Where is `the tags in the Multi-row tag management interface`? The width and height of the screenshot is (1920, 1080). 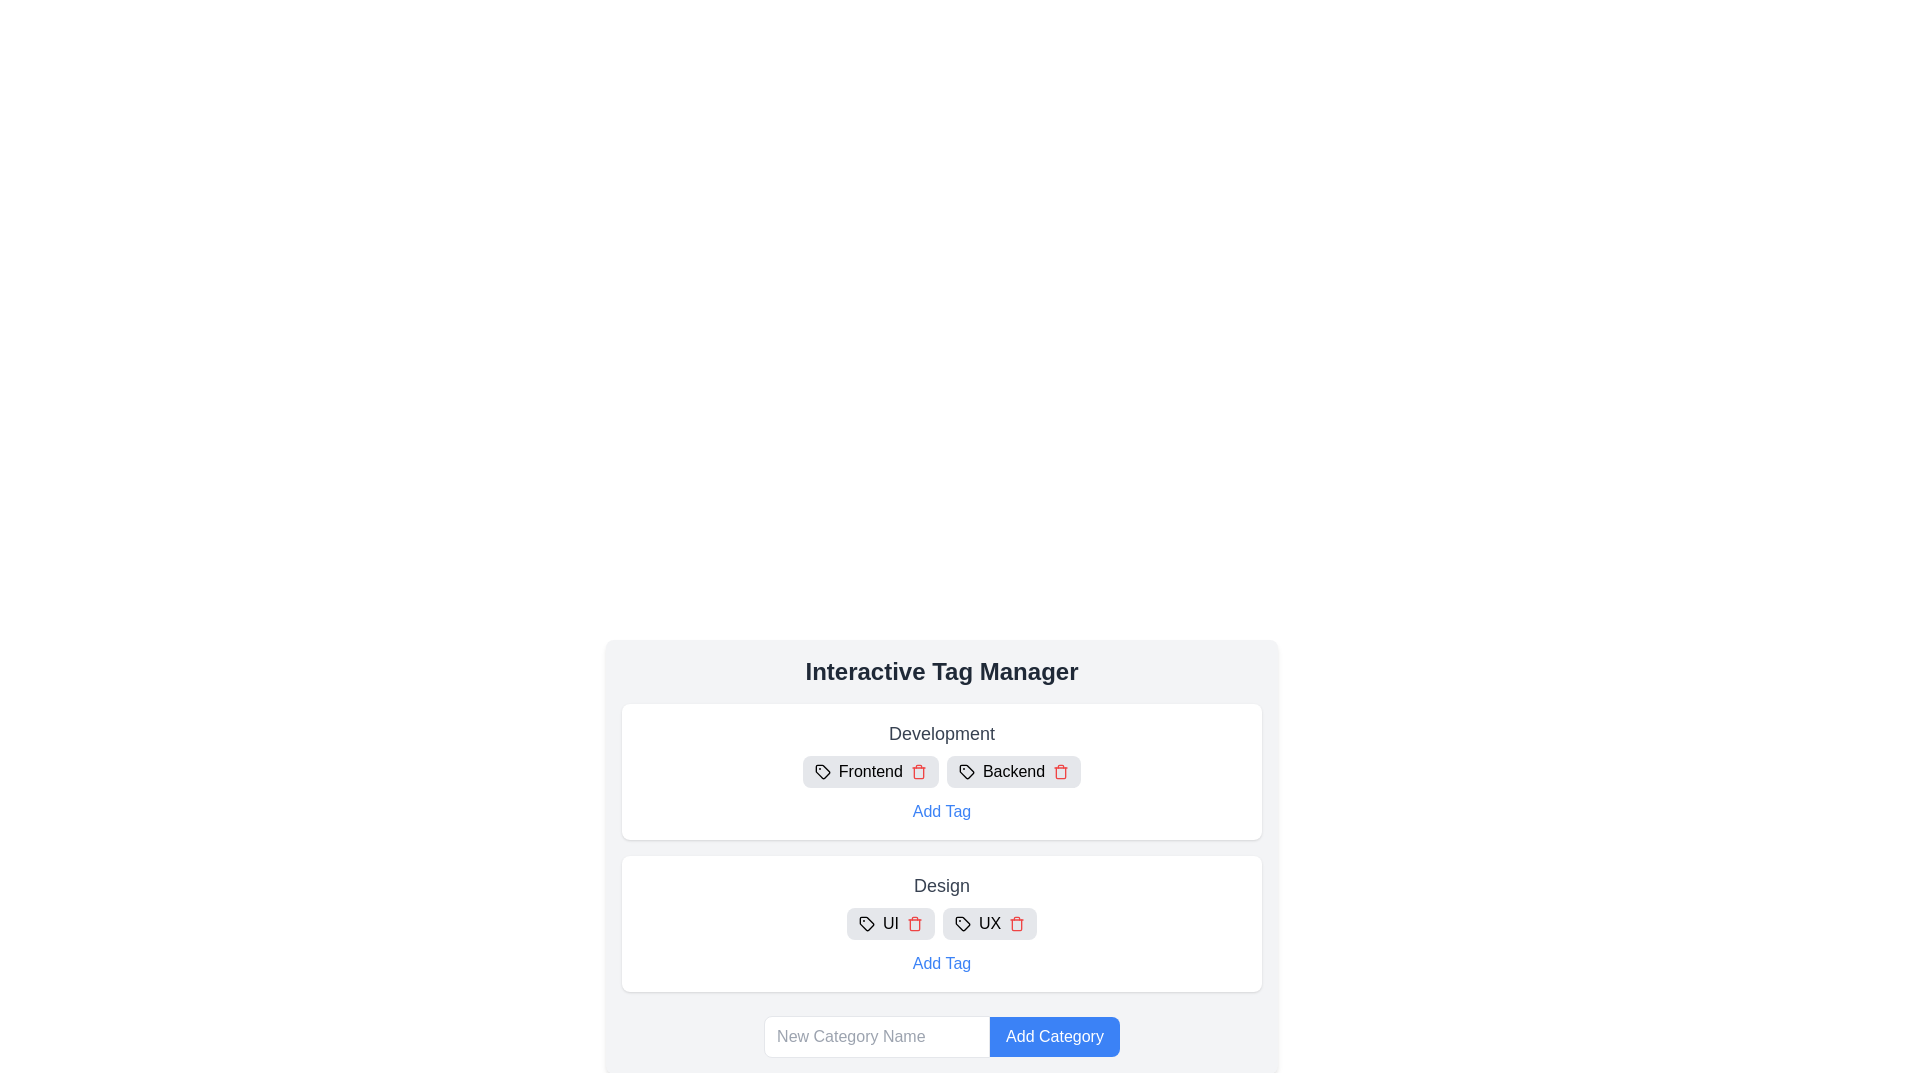 the tags in the Multi-row tag management interface is located at coordinates (940, 848).